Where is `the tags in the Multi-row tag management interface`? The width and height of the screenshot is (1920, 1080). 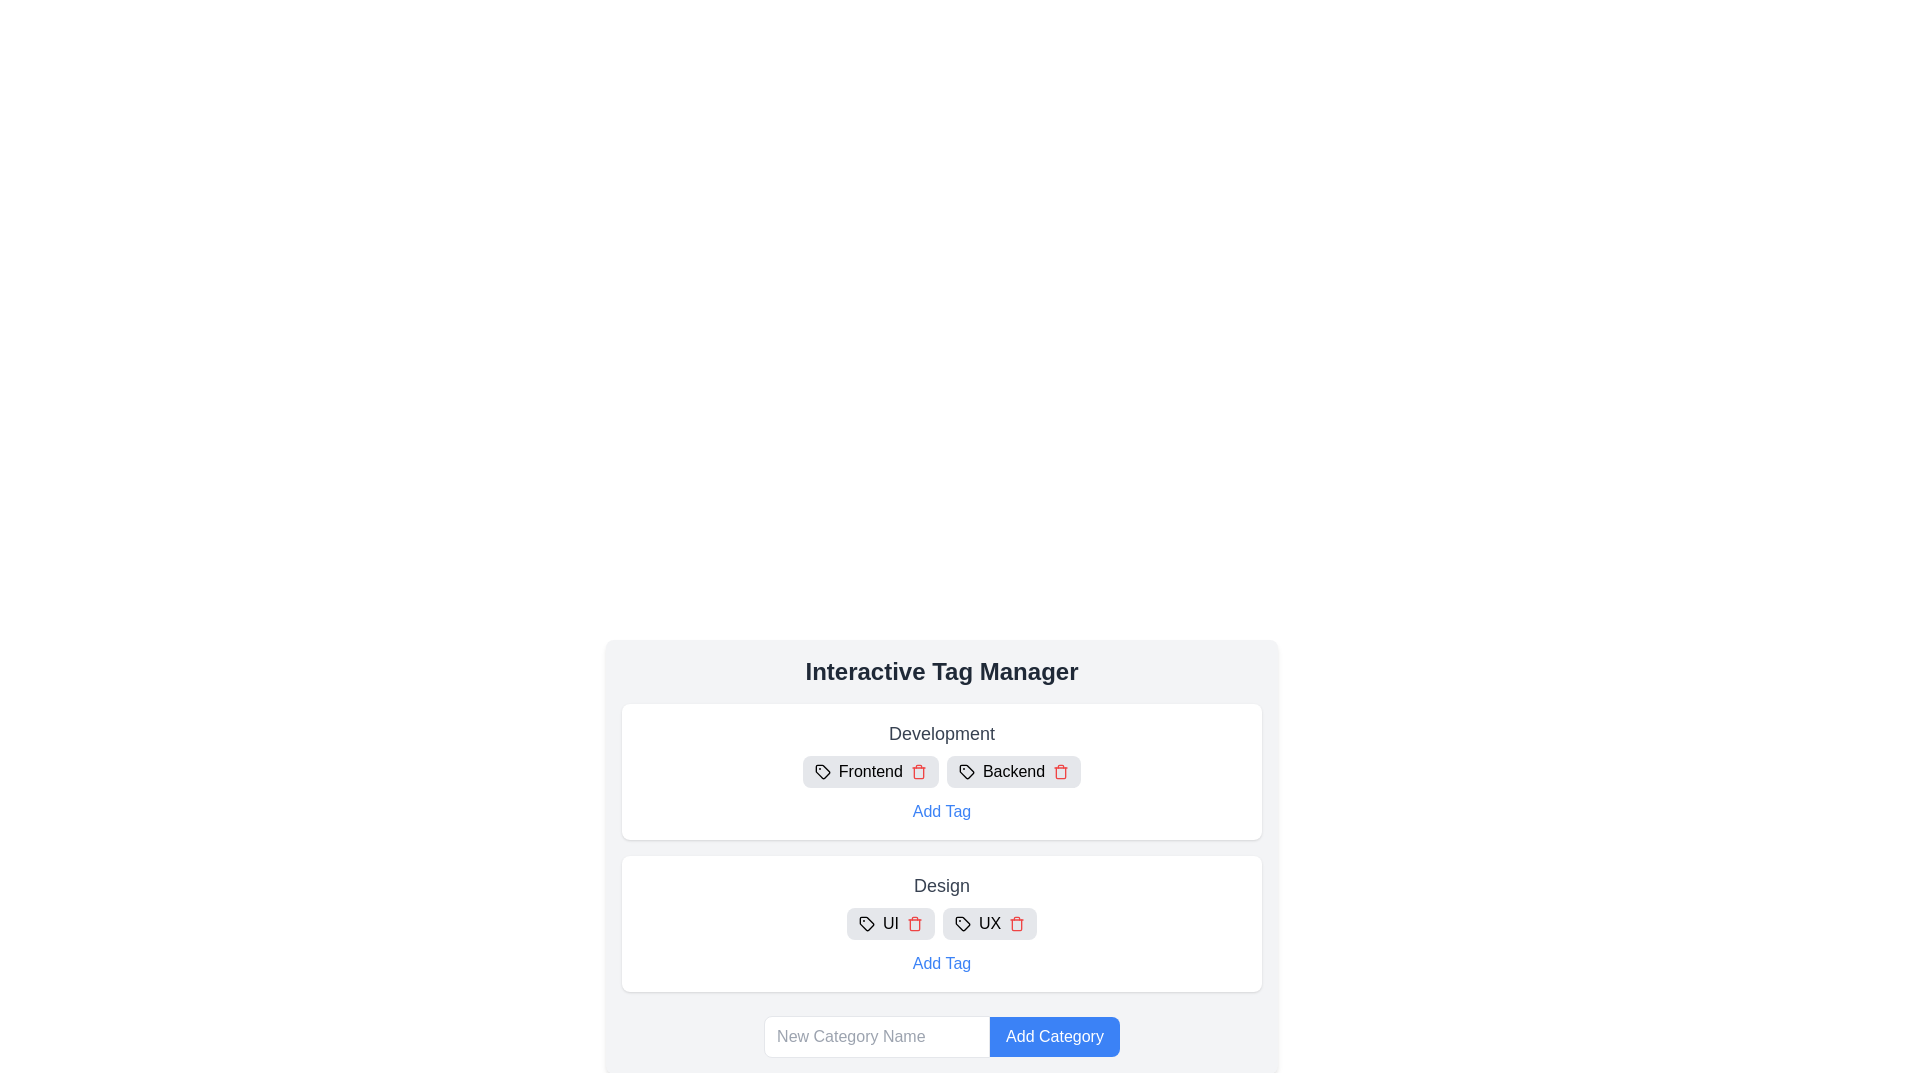 the tags in the Multi-row tag management interface is located at coordinates (940, 848).